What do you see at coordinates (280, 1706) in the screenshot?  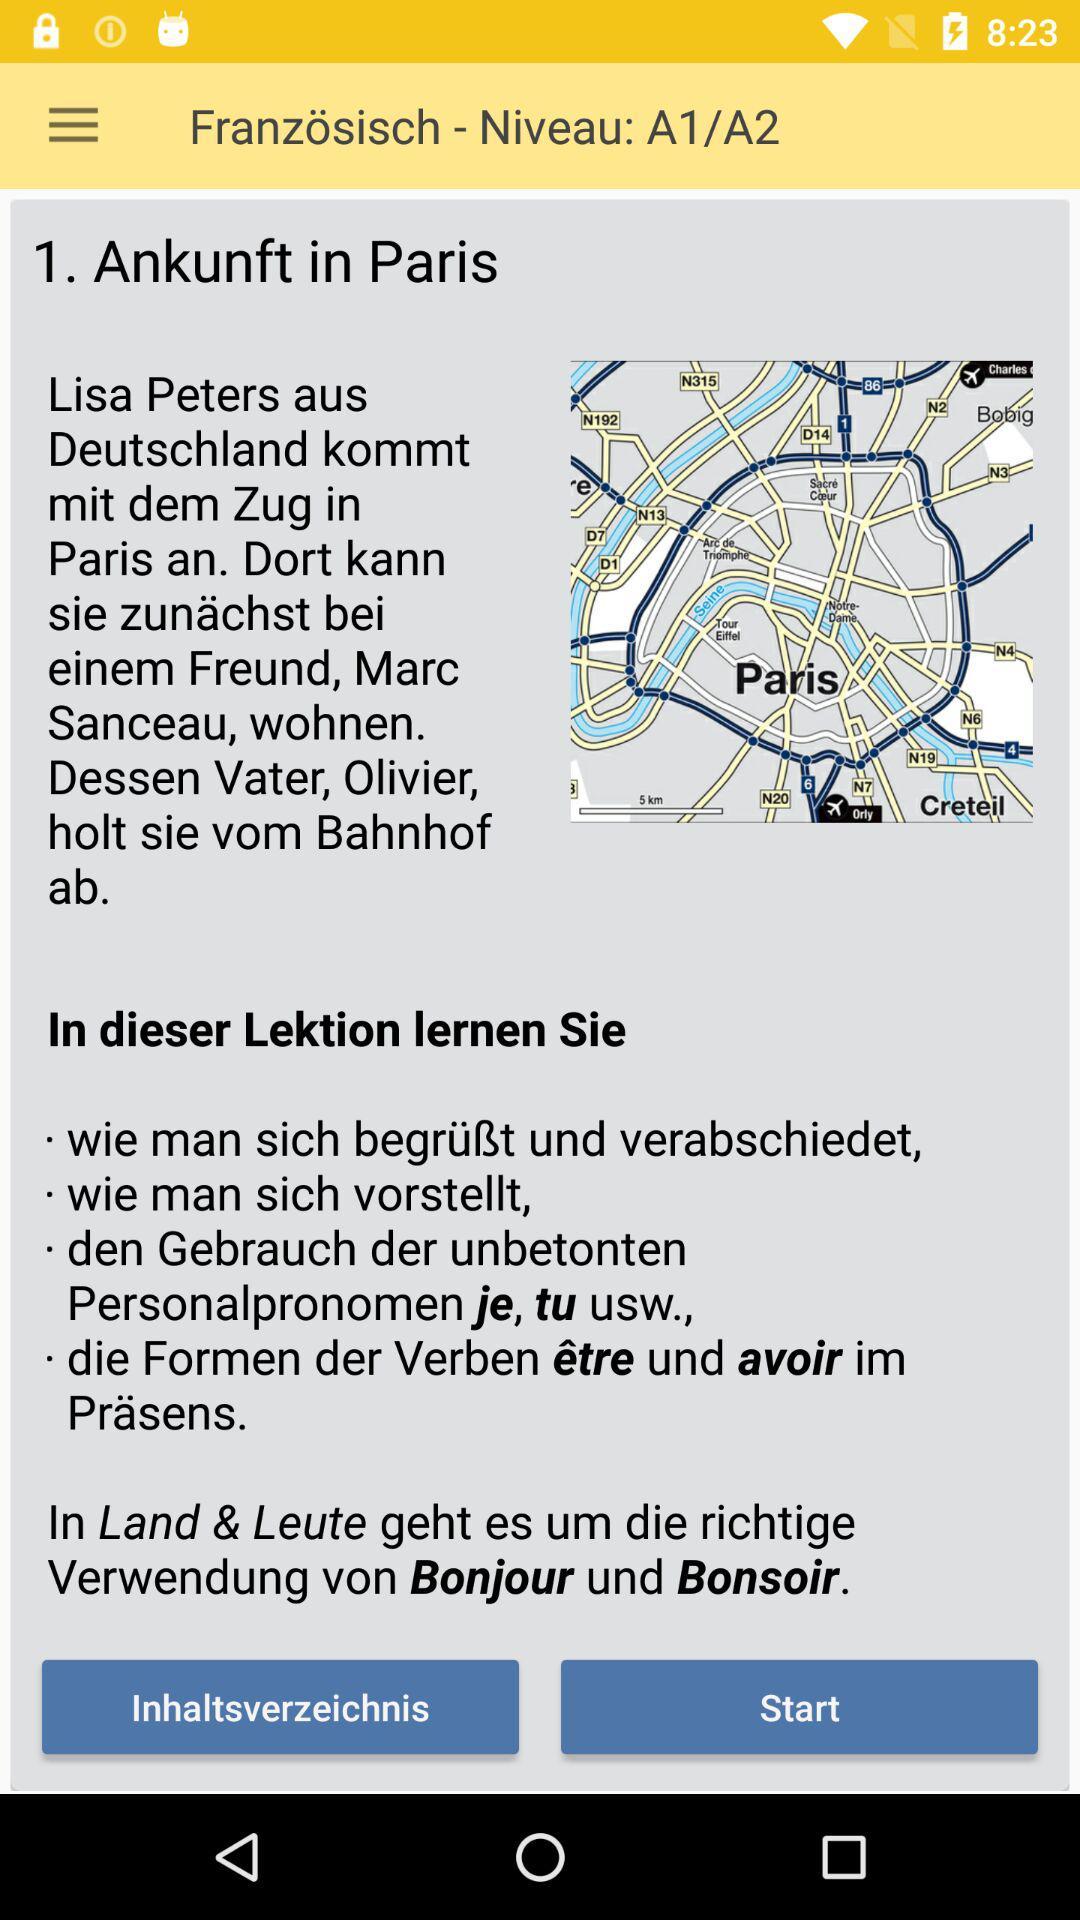 I see `the icon below the in dieser lektion` at bounding box center [280, 1706].